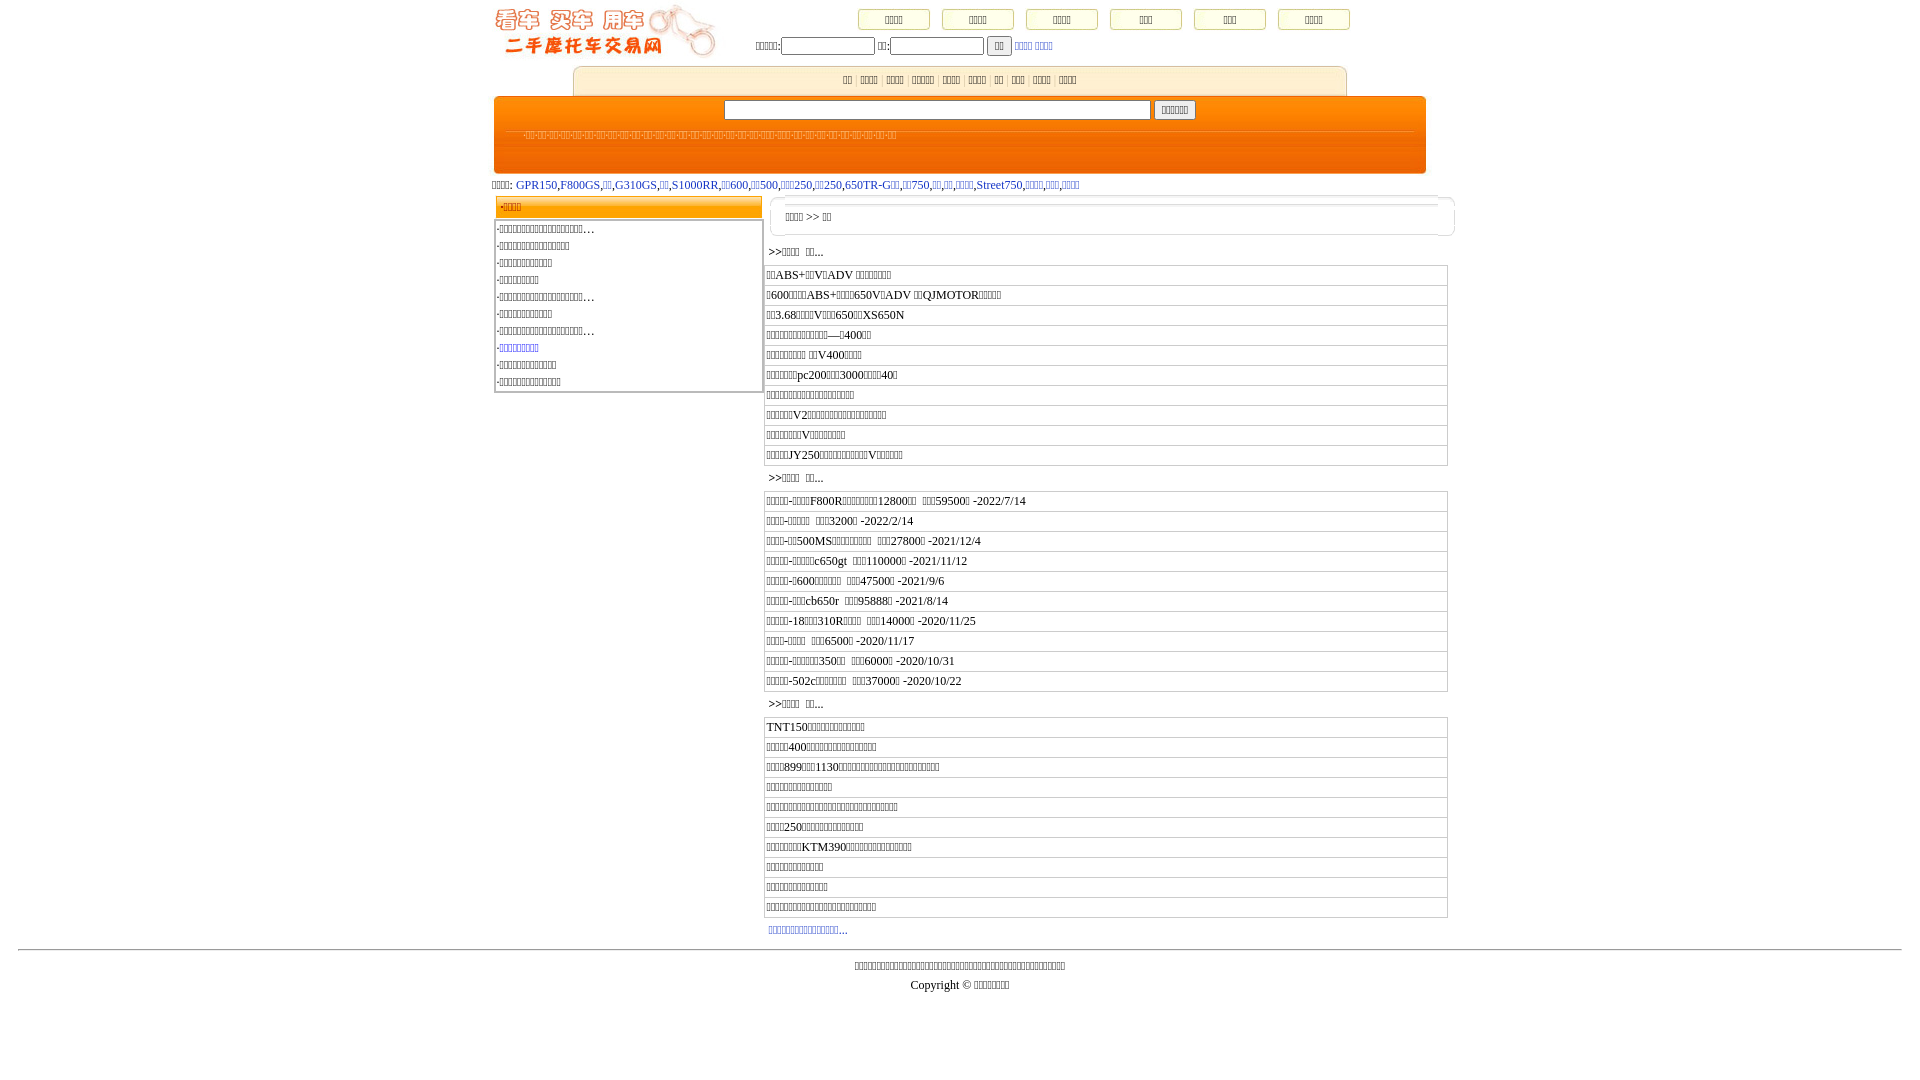 This screenshot has width=1920, height=1080. What do you see at coordinates (695, 185) in the screenshot?
I see `'S1000RR'` at bounding box center [695, 185].